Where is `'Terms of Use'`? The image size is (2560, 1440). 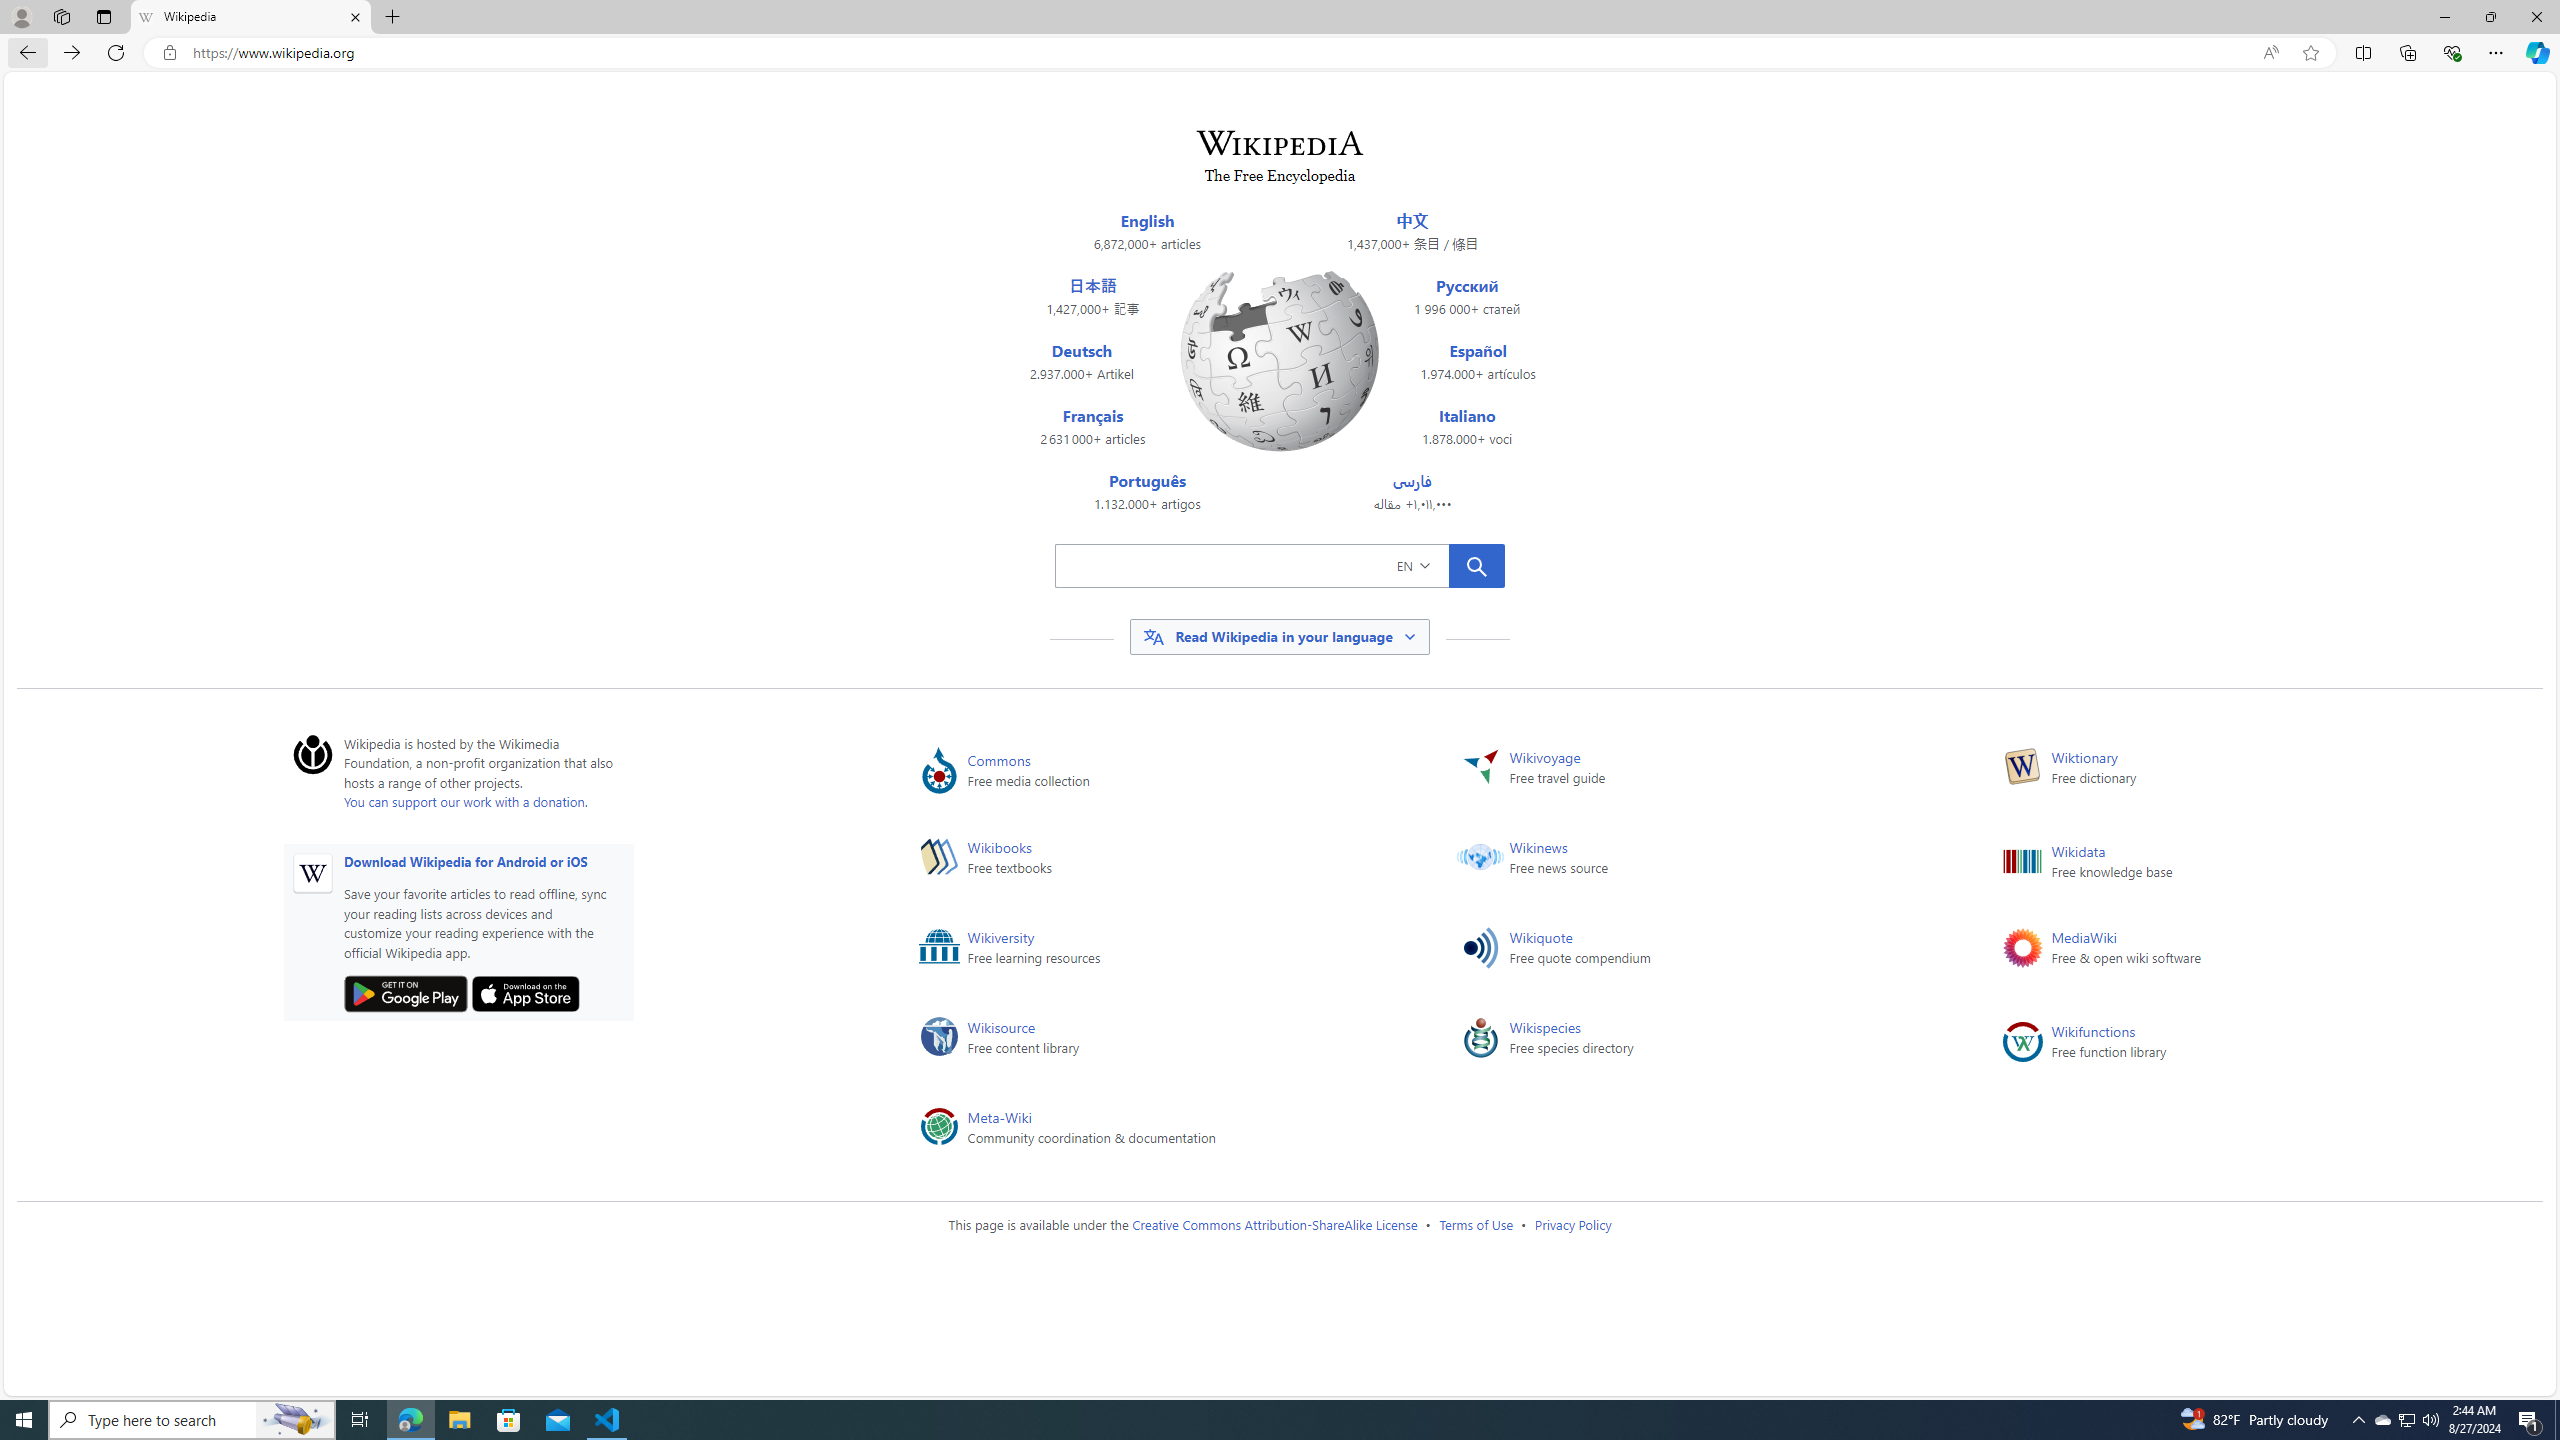
'Terms of Use' is located at coordinates (1475, 1223).